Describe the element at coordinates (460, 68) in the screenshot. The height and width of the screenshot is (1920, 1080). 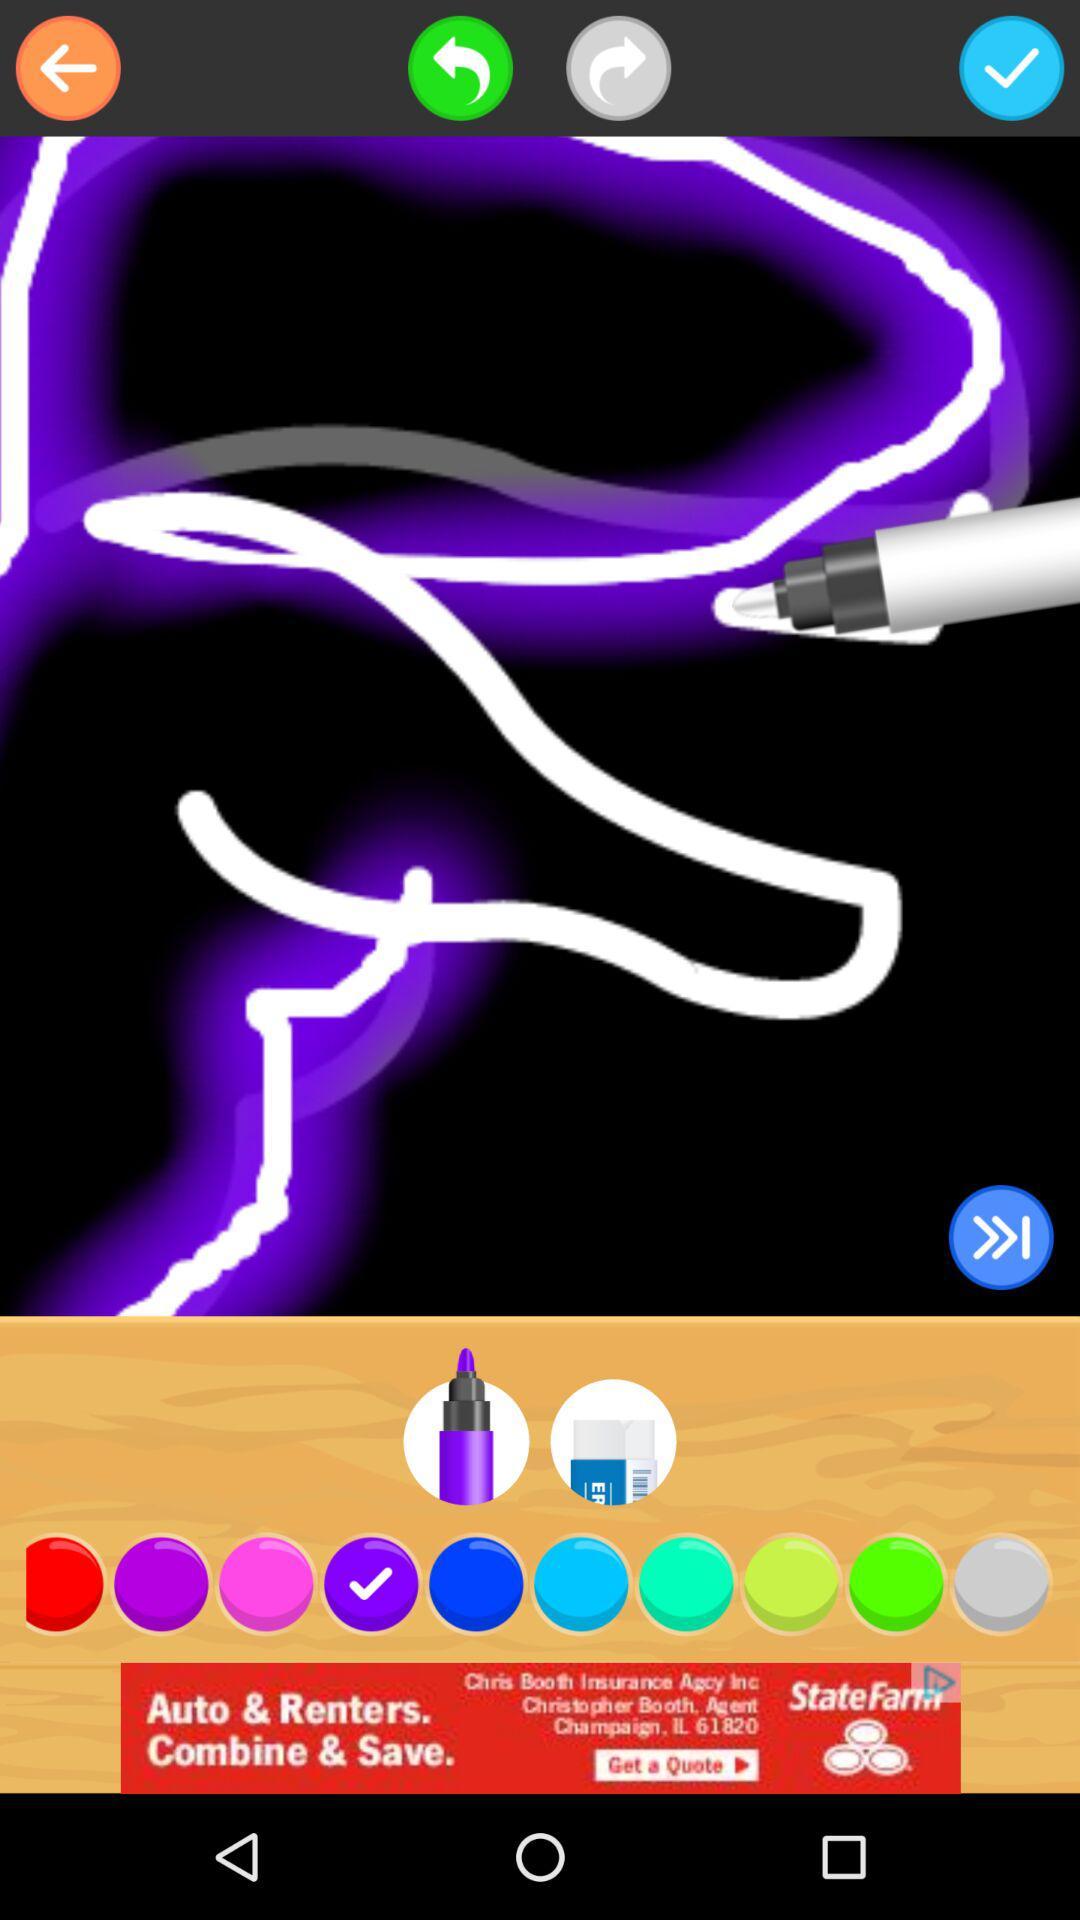
I see `go back` at that location.